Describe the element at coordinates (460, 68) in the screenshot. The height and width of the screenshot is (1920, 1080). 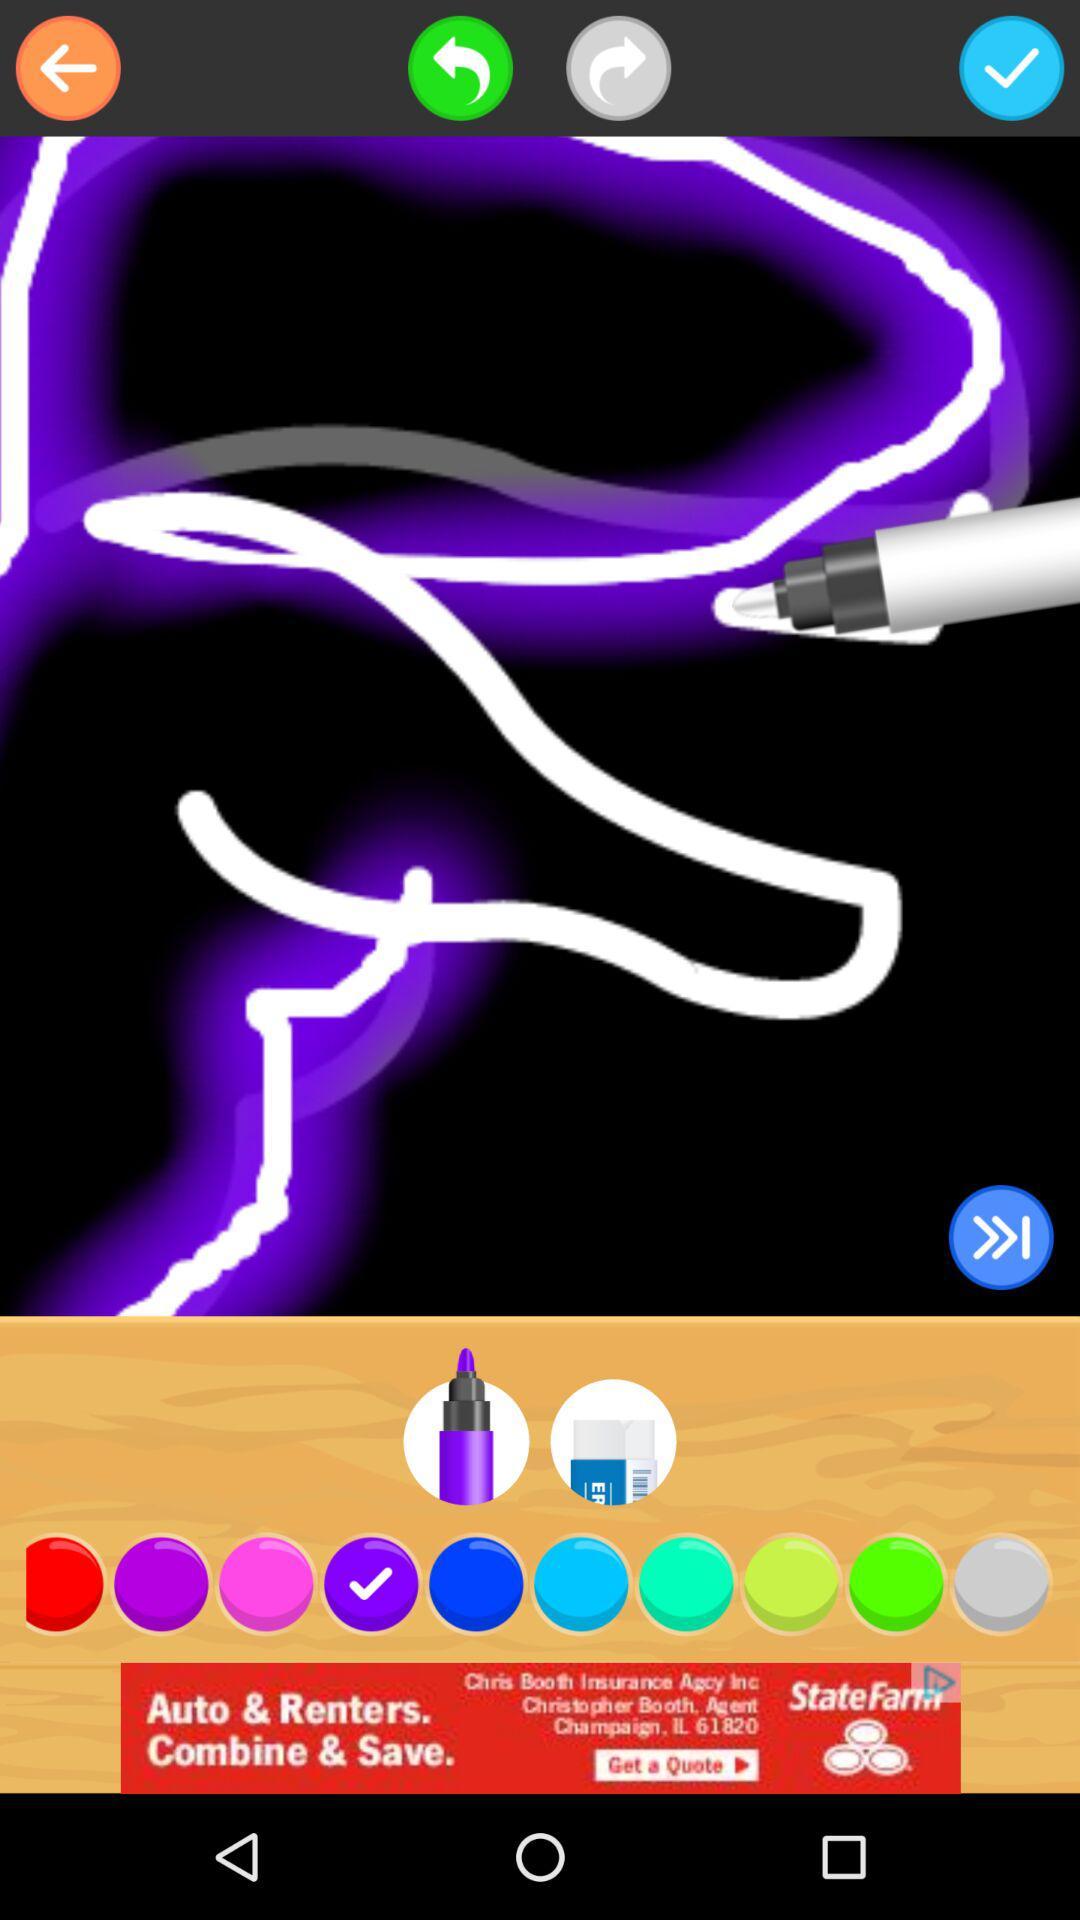
I see `go back` at that location.